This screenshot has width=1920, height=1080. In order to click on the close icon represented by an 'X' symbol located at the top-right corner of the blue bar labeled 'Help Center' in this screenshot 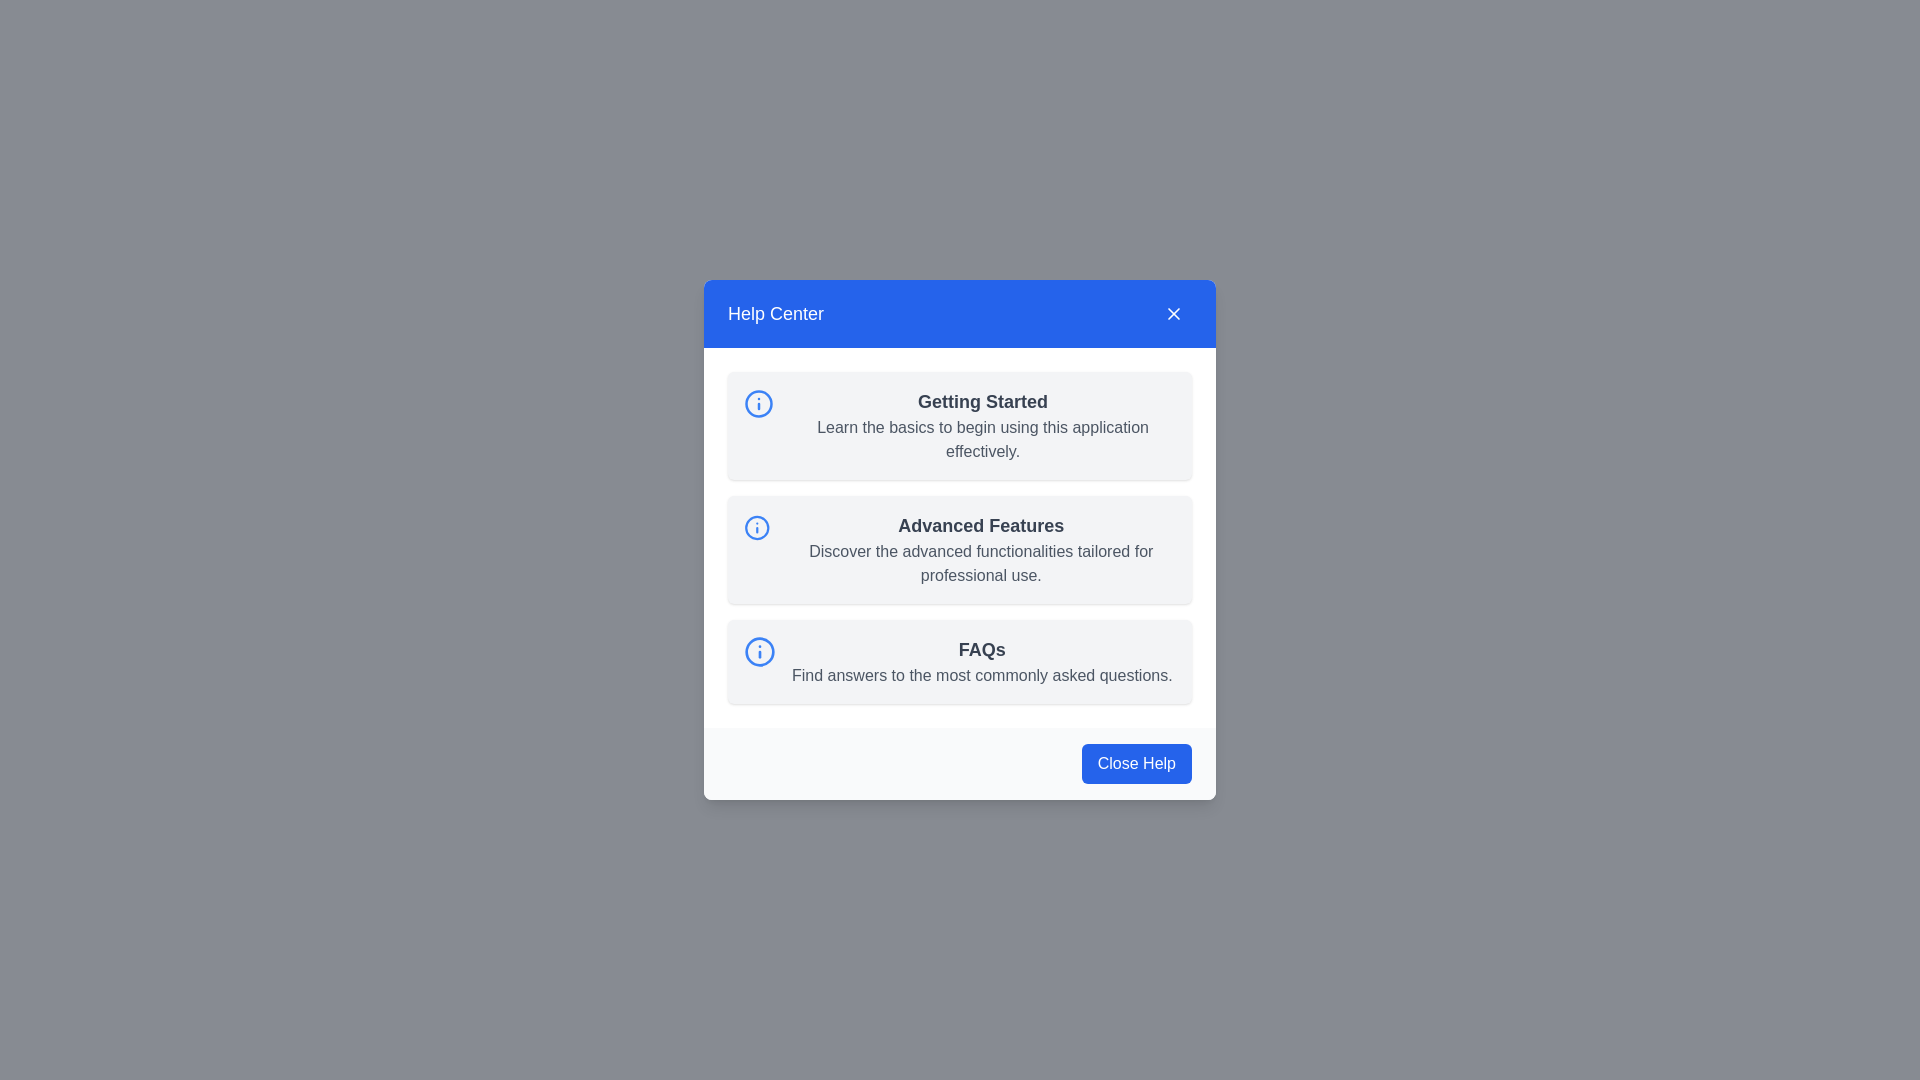, I will do `click(1174, 313)`.